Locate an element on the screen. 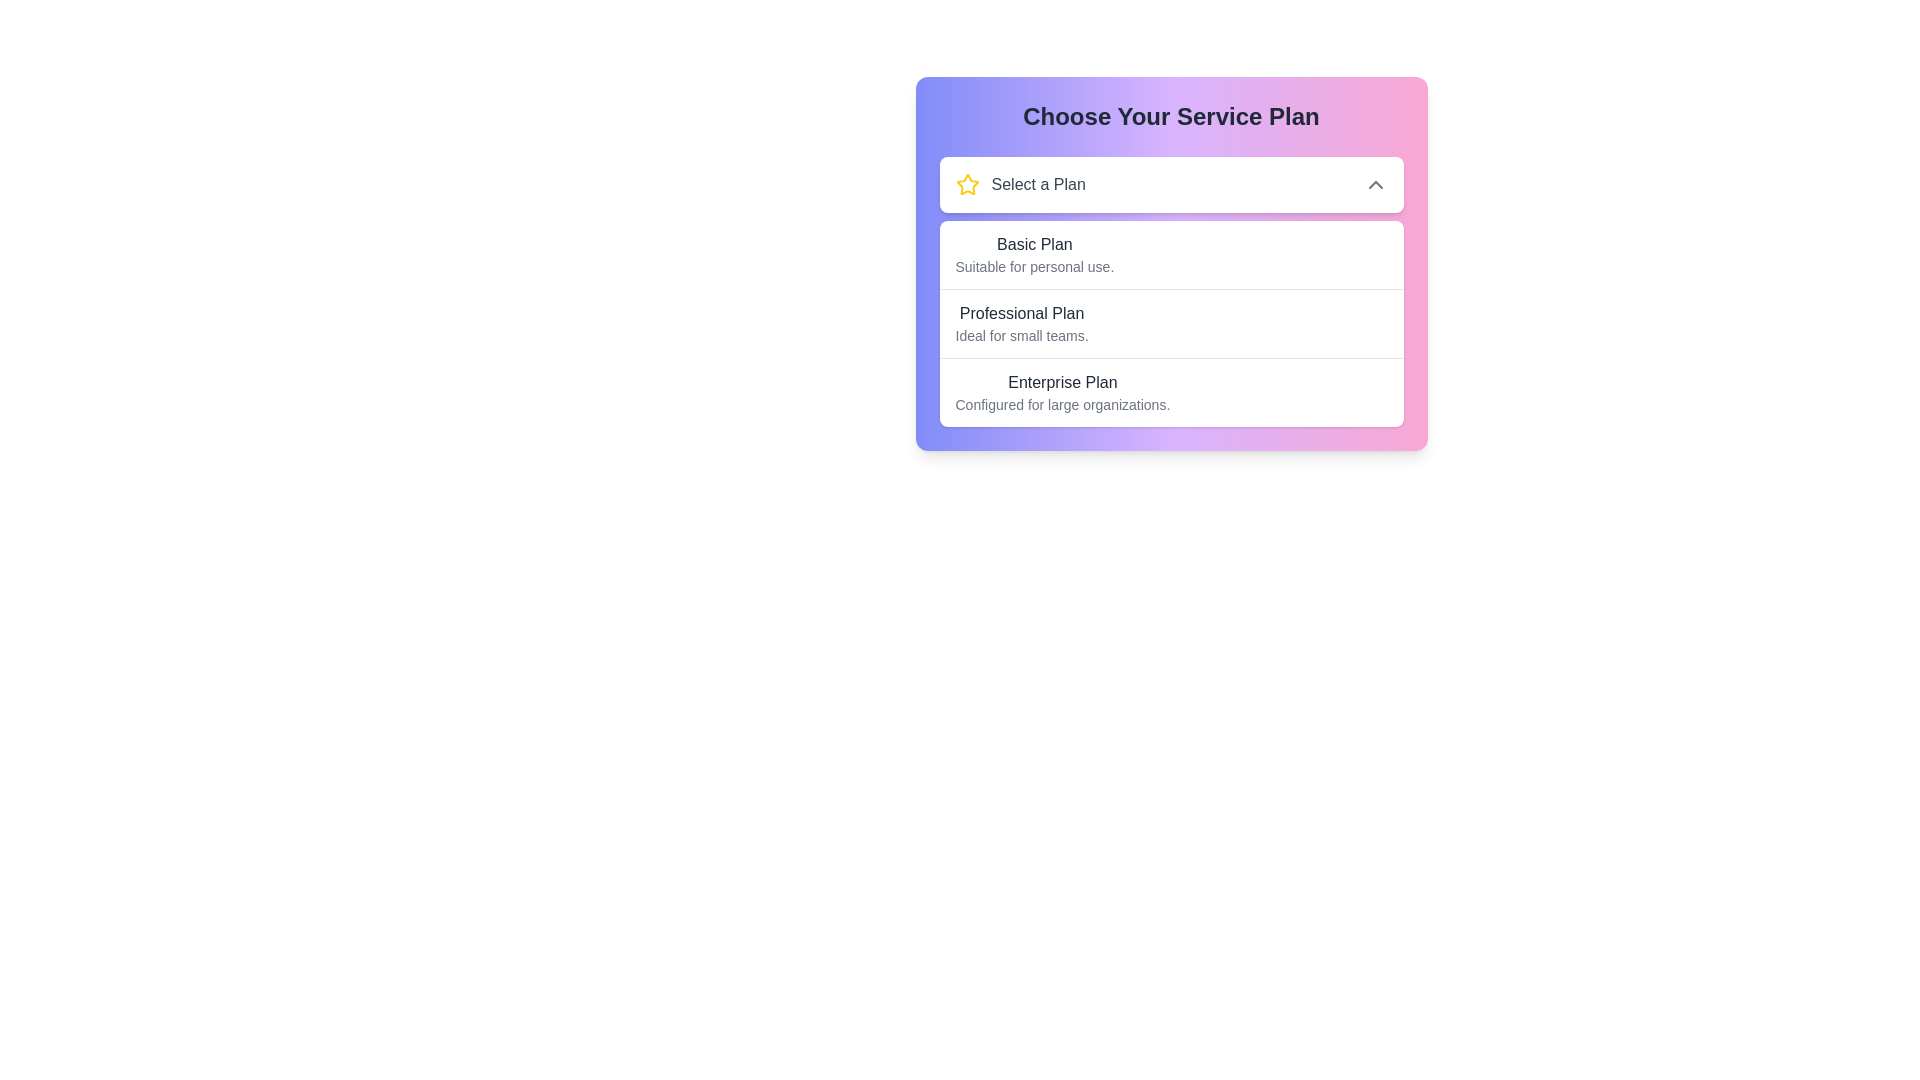 The image size is (1920, 1080). text content of the 'Basic Plan' label, which is styled in a medium font and appears in dark gray color within the modal 'Choose Your Service Plan' is located at coordinates (1034, 244).